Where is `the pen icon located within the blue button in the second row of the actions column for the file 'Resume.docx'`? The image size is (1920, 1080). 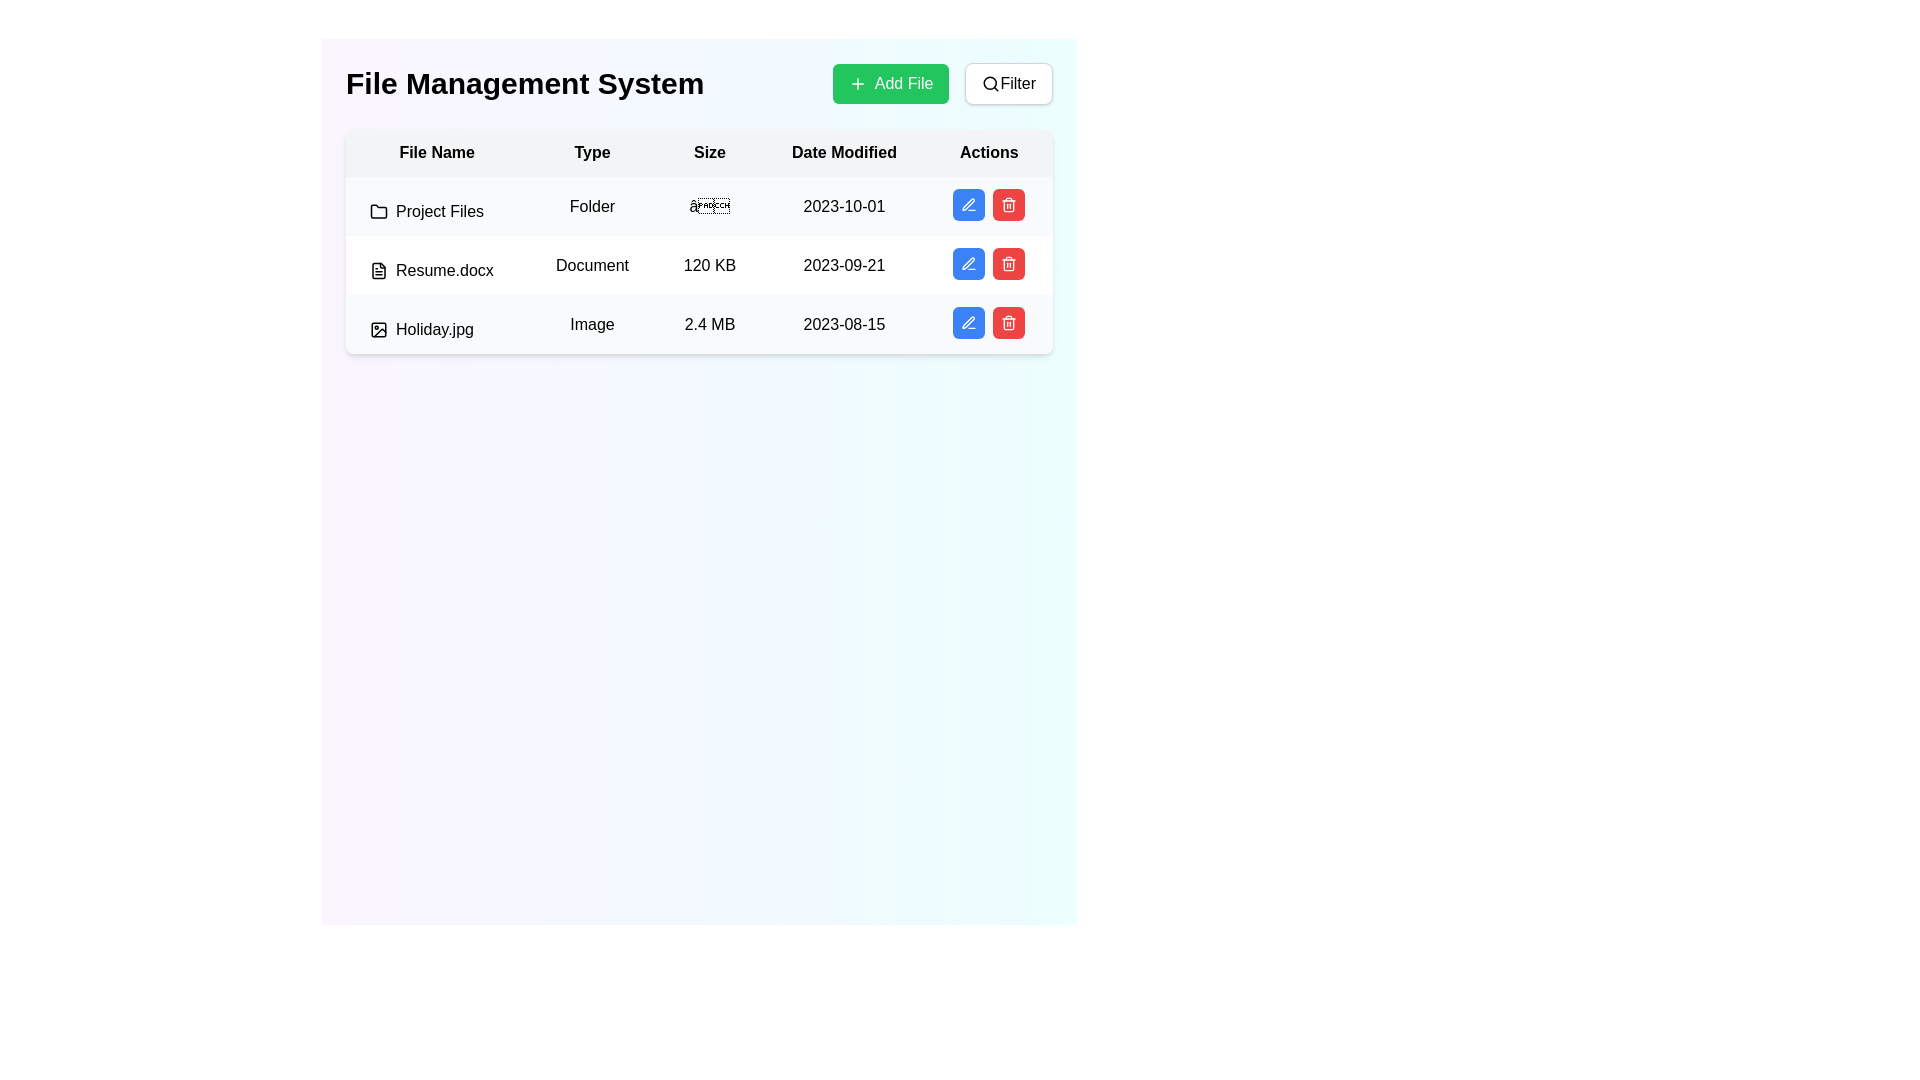 the pen icon located within the blue button in the second row of the actions column for the file 'Resume.docx' is located at coordinates (969, 204).